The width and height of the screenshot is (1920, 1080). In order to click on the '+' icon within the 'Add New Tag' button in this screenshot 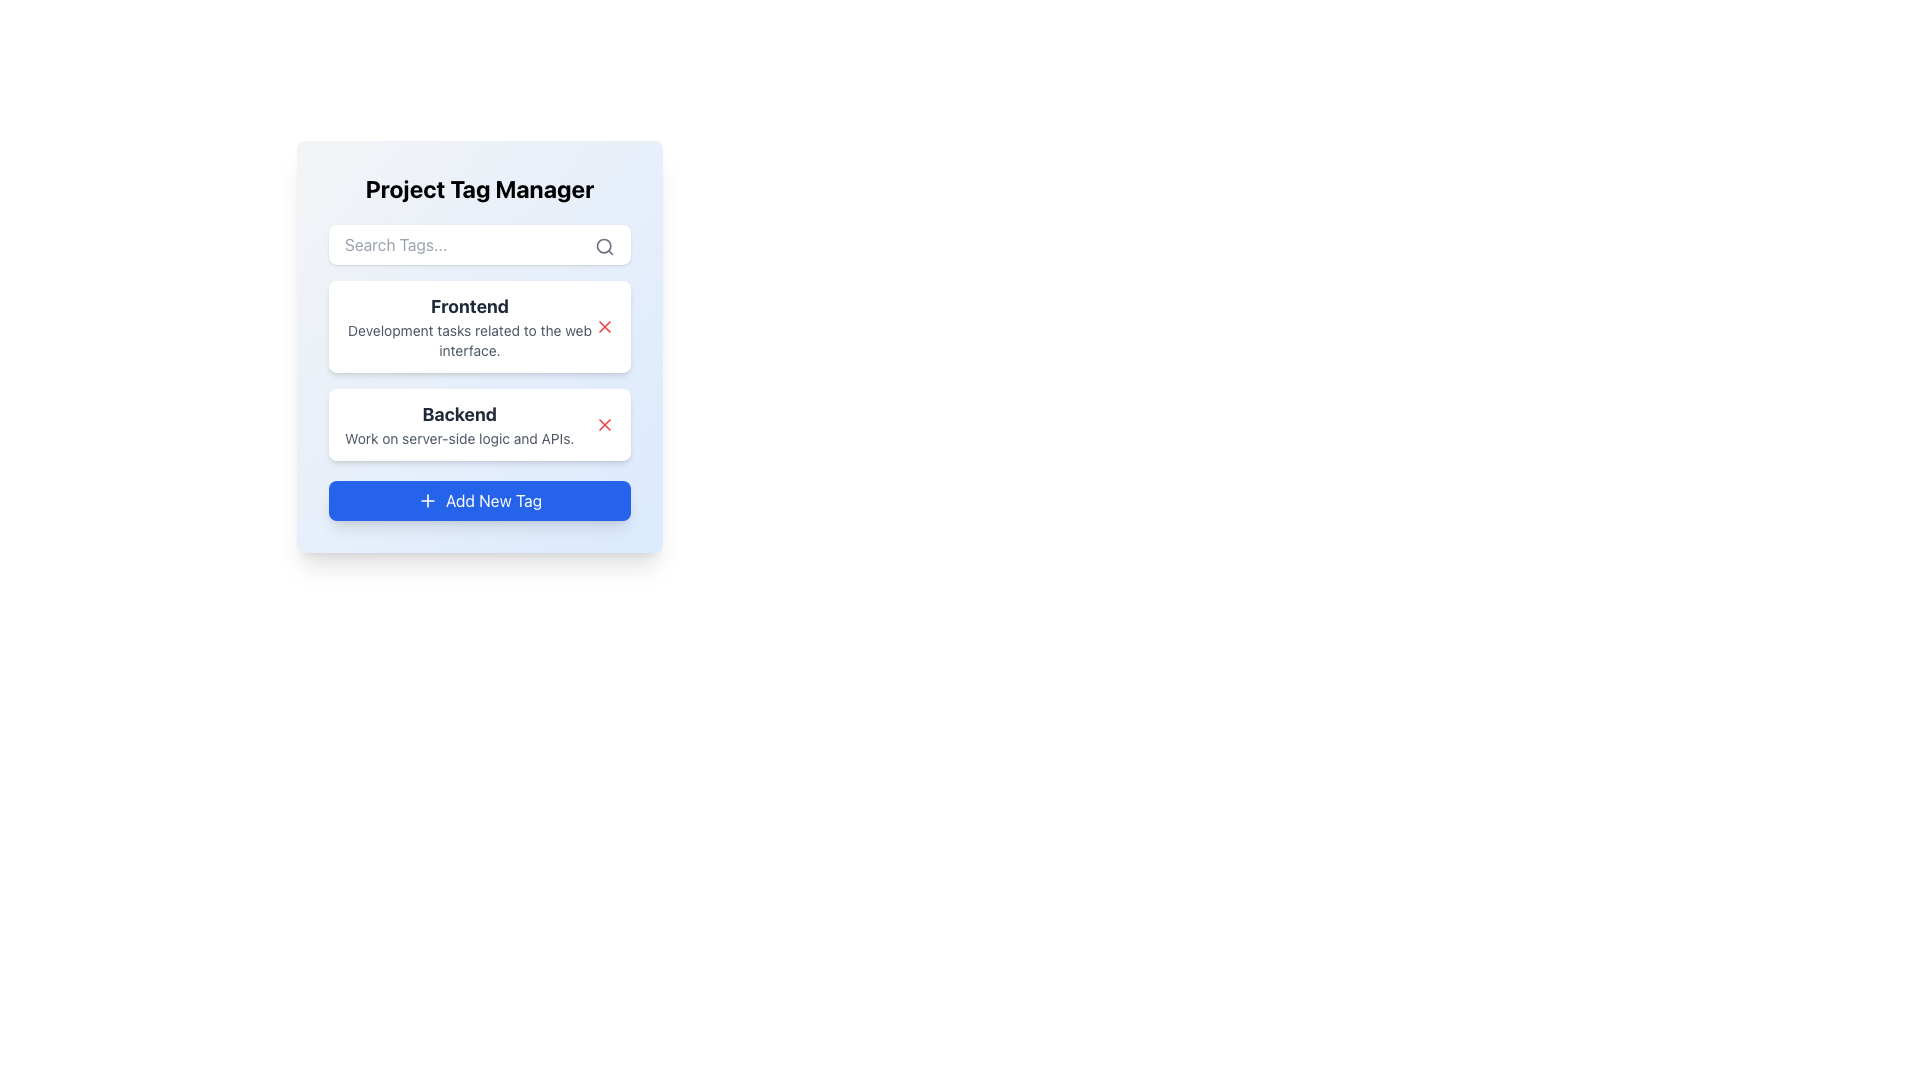, I will do `click(426, 500)`.